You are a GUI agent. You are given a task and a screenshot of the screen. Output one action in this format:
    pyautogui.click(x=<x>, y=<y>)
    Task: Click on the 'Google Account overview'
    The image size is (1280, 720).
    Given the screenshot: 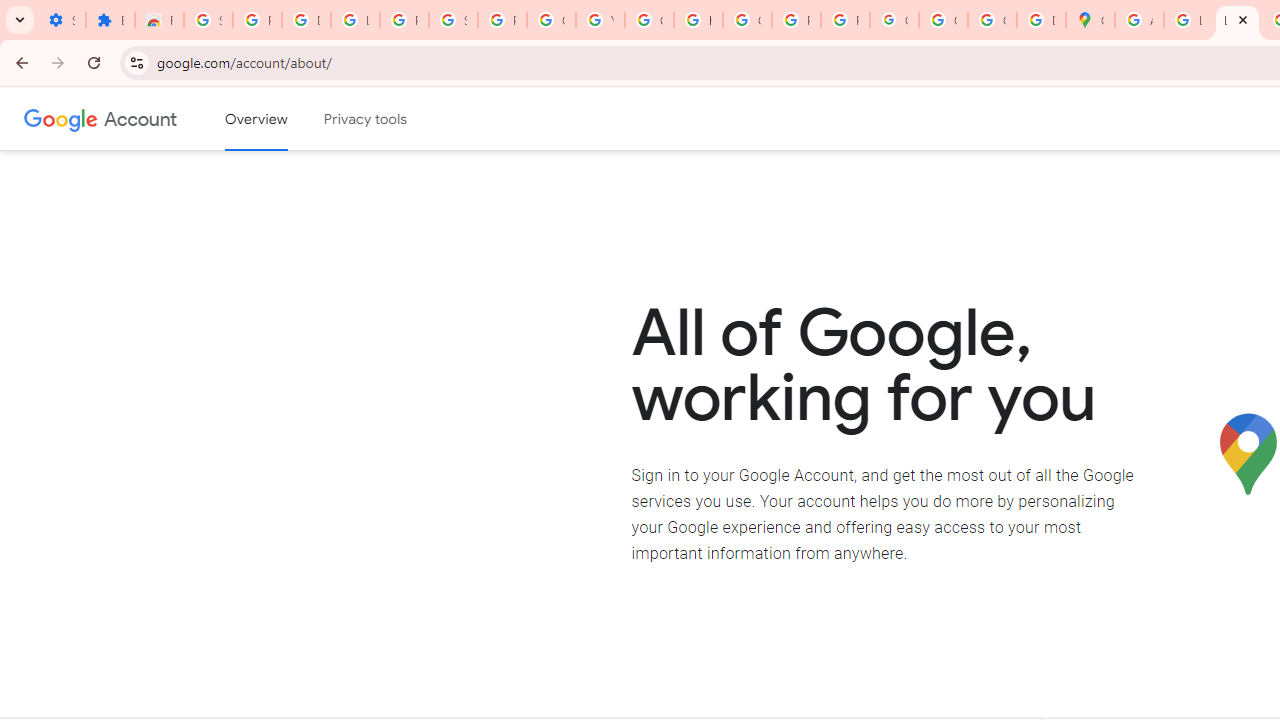 What is the action you would take?
    pyautogui.click(x=255, y=119)
    